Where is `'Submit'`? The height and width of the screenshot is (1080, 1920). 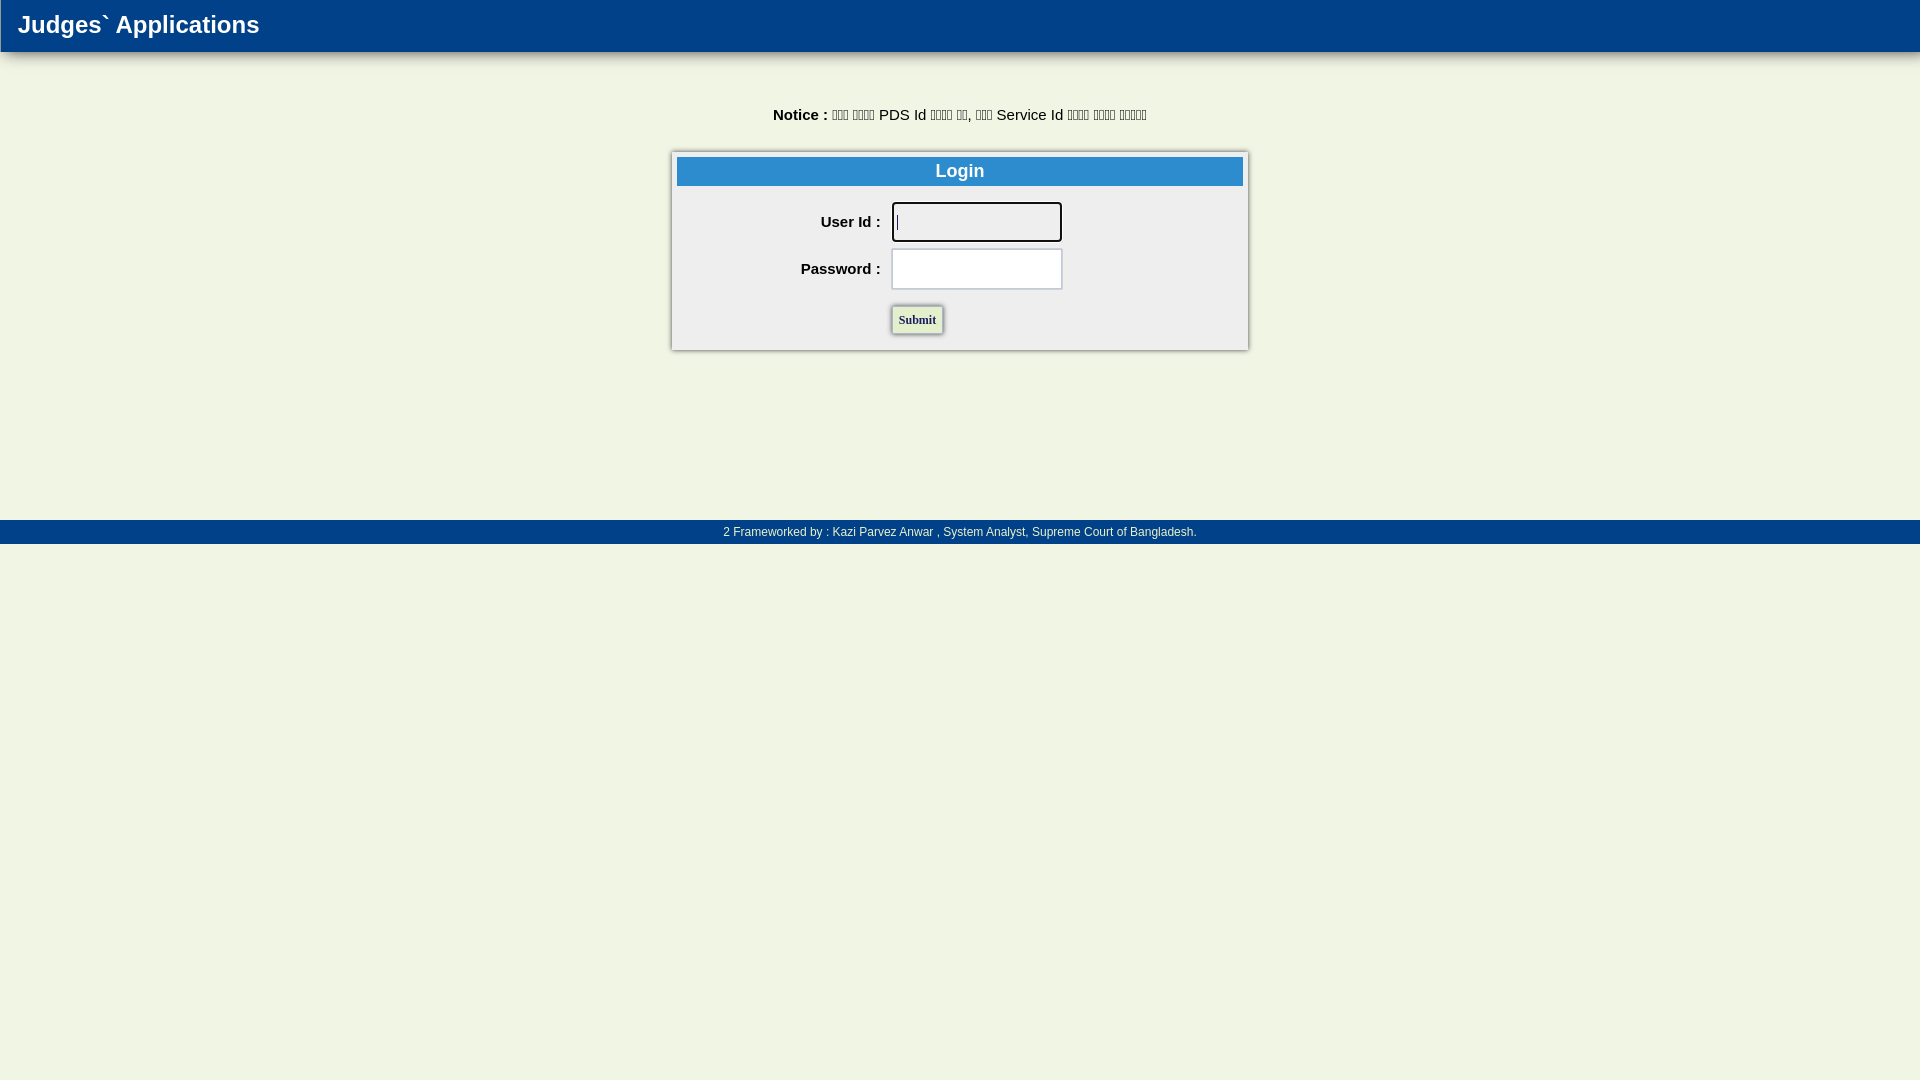
'Submit' is located at coordinates (916, 319).